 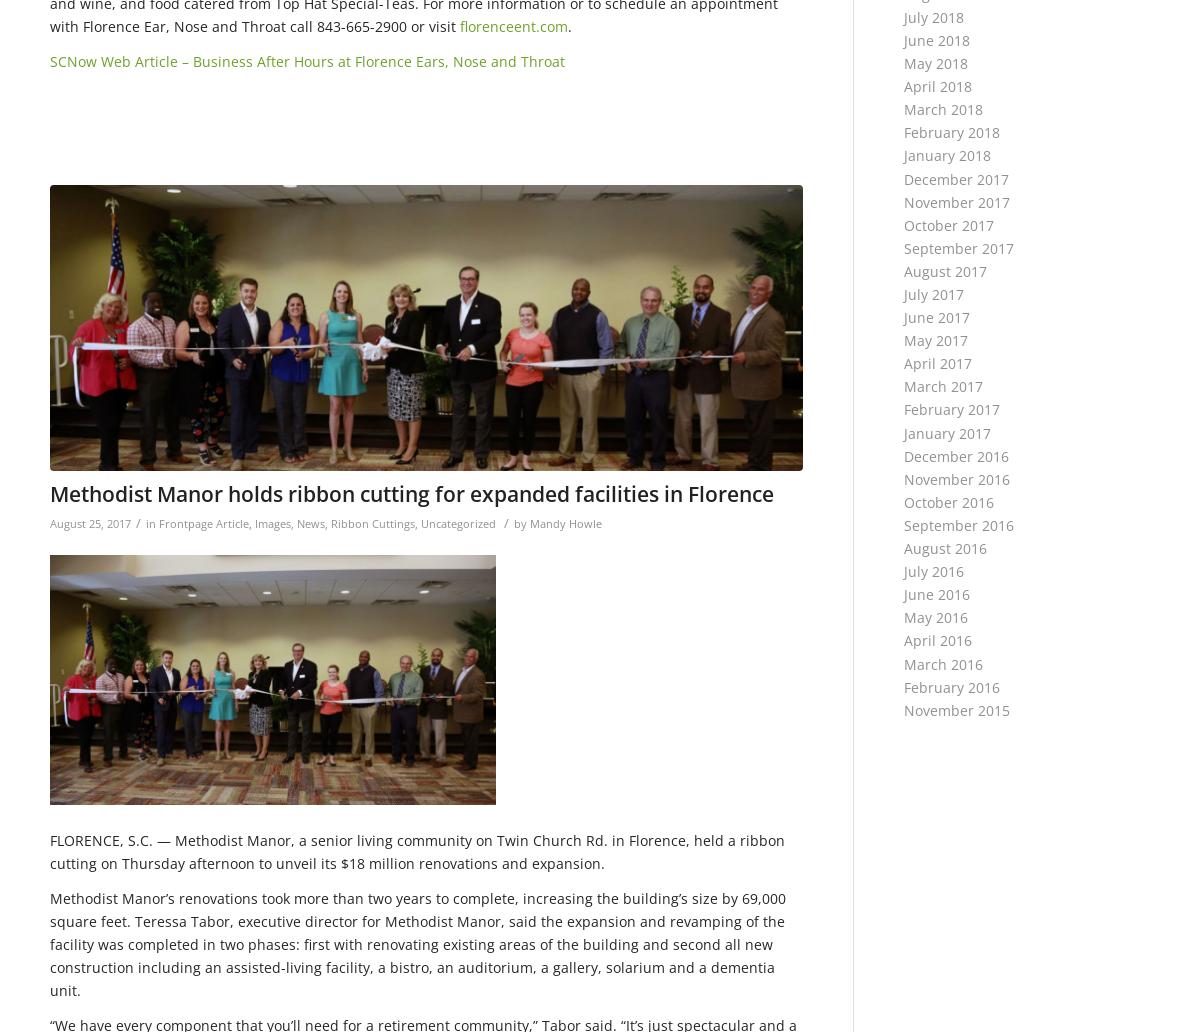 What do you see at coordinates (951, 685) in the screenshot?
I see `'February 2016'` at bounding box center [951, 685].